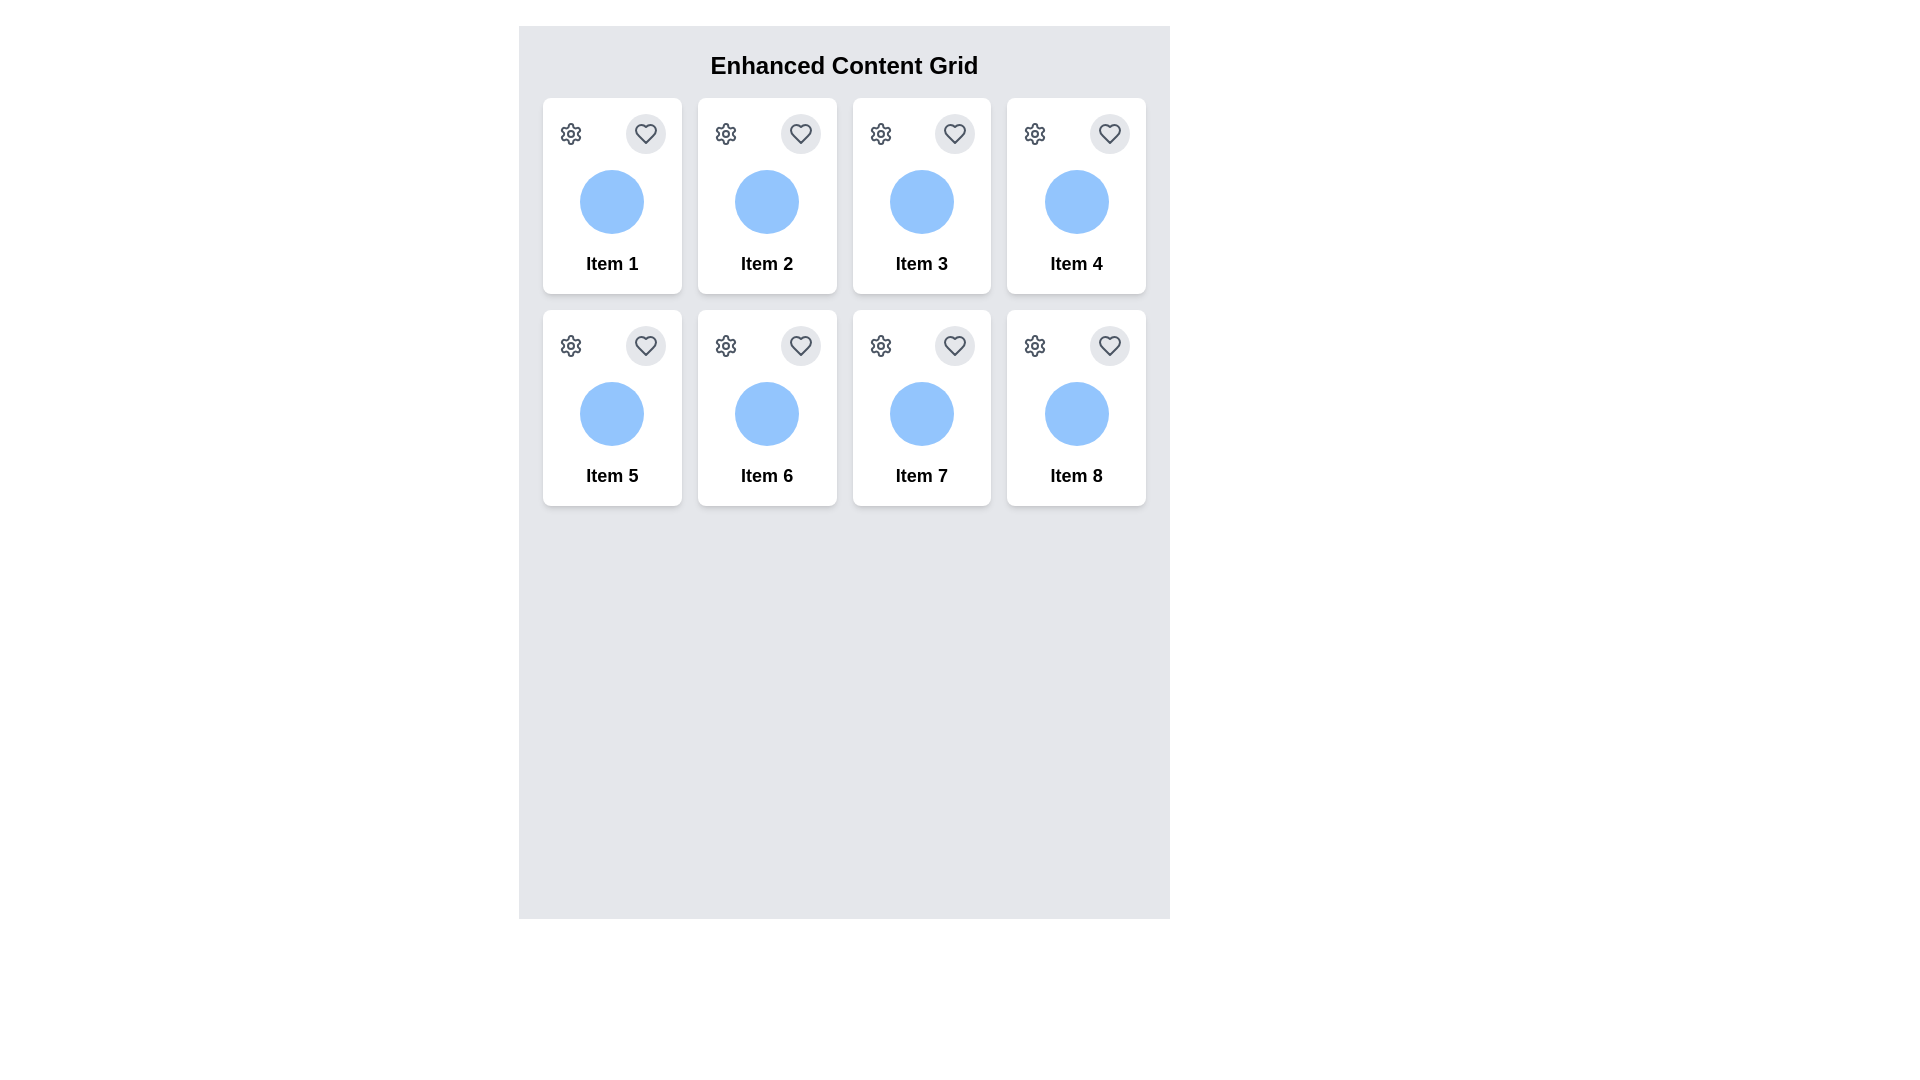 The width and height of the screenshot is (1920, 1080). Describe the element at coordinates (766, 412) in the screenshot. I see `the circular decorative element located in the center of the card labeled 'Item 6', positioned in the second row and second column of the grid layout` at that location.